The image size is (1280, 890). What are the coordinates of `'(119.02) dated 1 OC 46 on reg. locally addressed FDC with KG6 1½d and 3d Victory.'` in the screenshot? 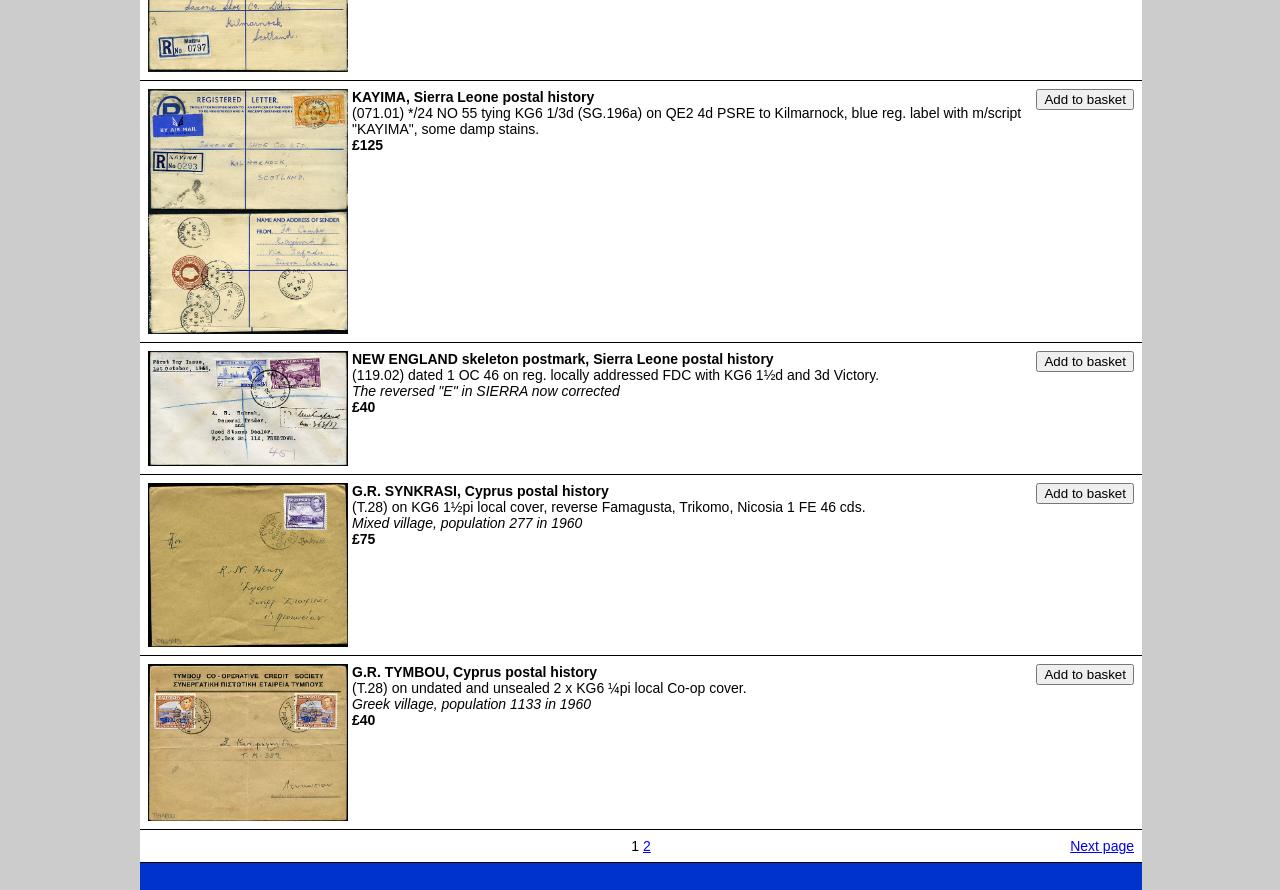 It's located at (614, 373).